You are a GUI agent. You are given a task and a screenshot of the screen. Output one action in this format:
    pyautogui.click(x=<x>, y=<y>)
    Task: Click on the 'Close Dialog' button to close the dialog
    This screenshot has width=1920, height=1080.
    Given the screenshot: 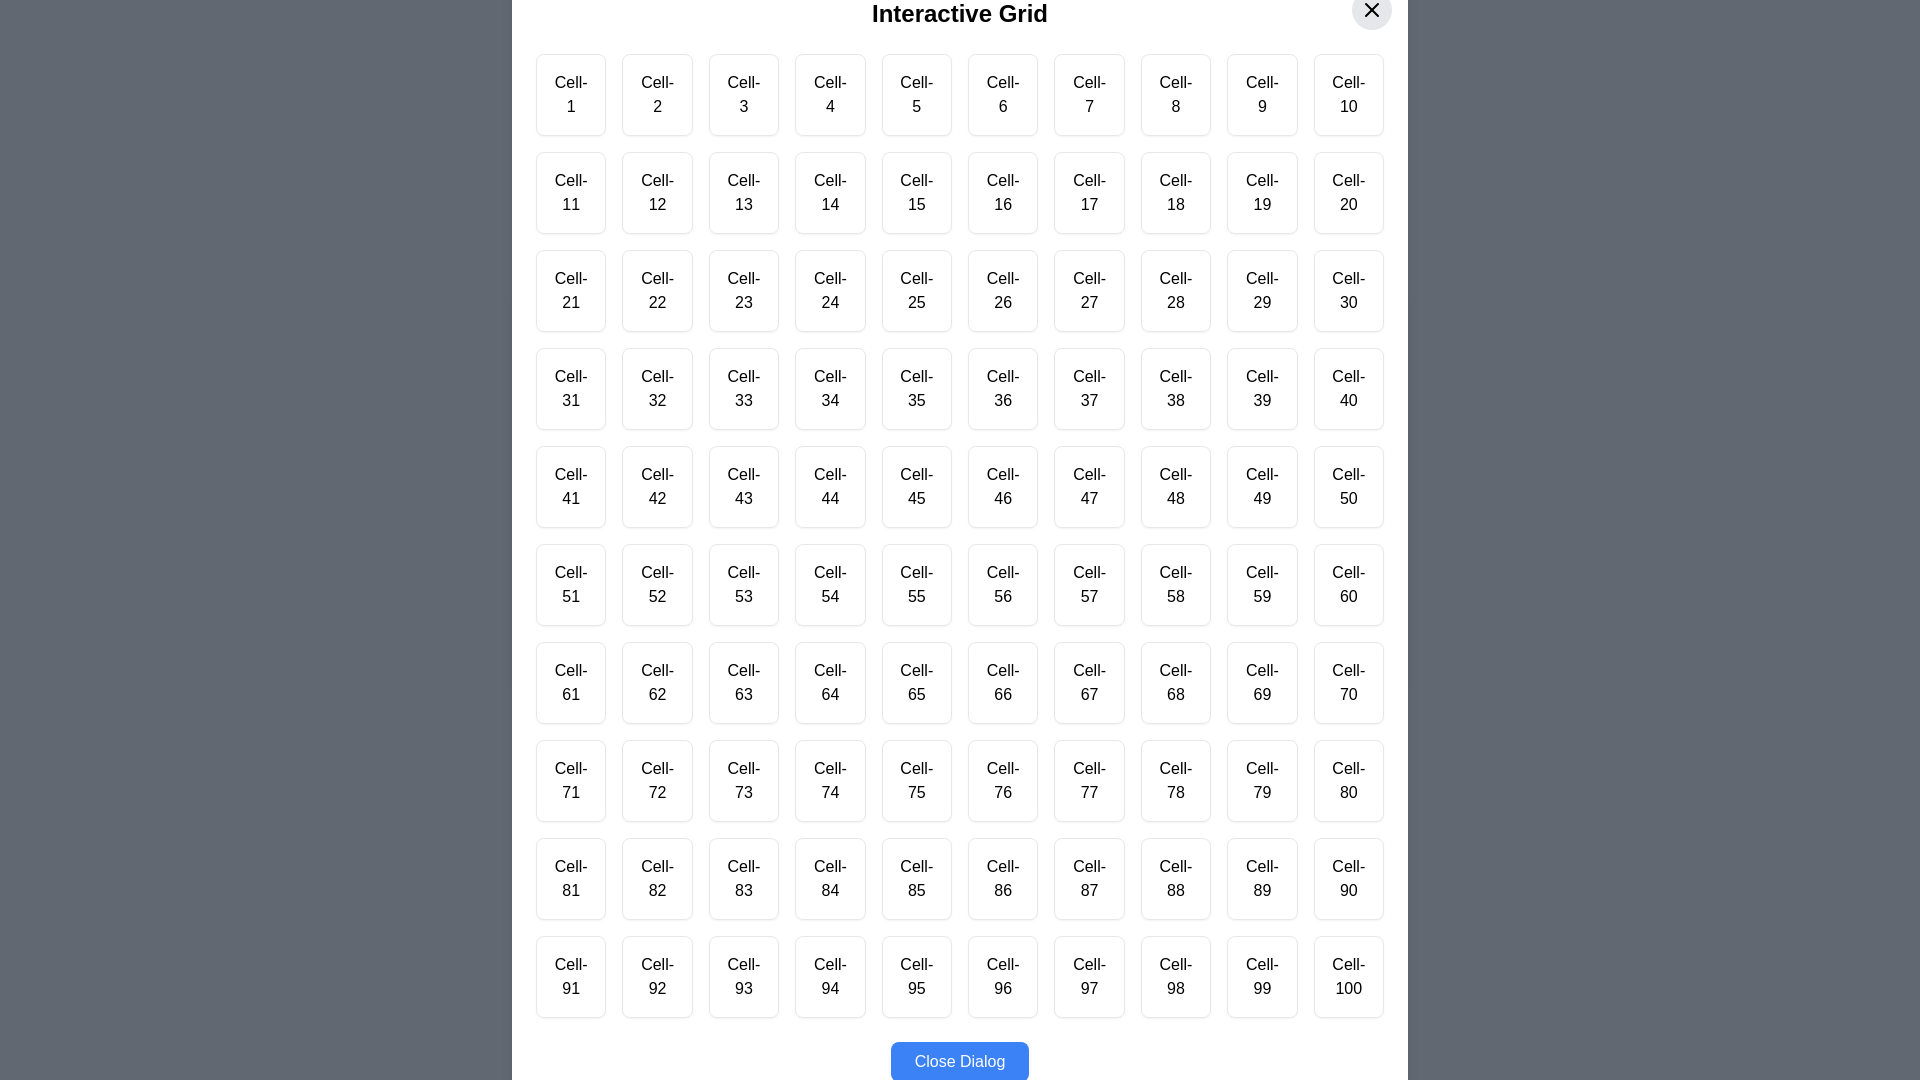 What is the action you would take?
    pyautogui.click(x=960, y=1060)
    